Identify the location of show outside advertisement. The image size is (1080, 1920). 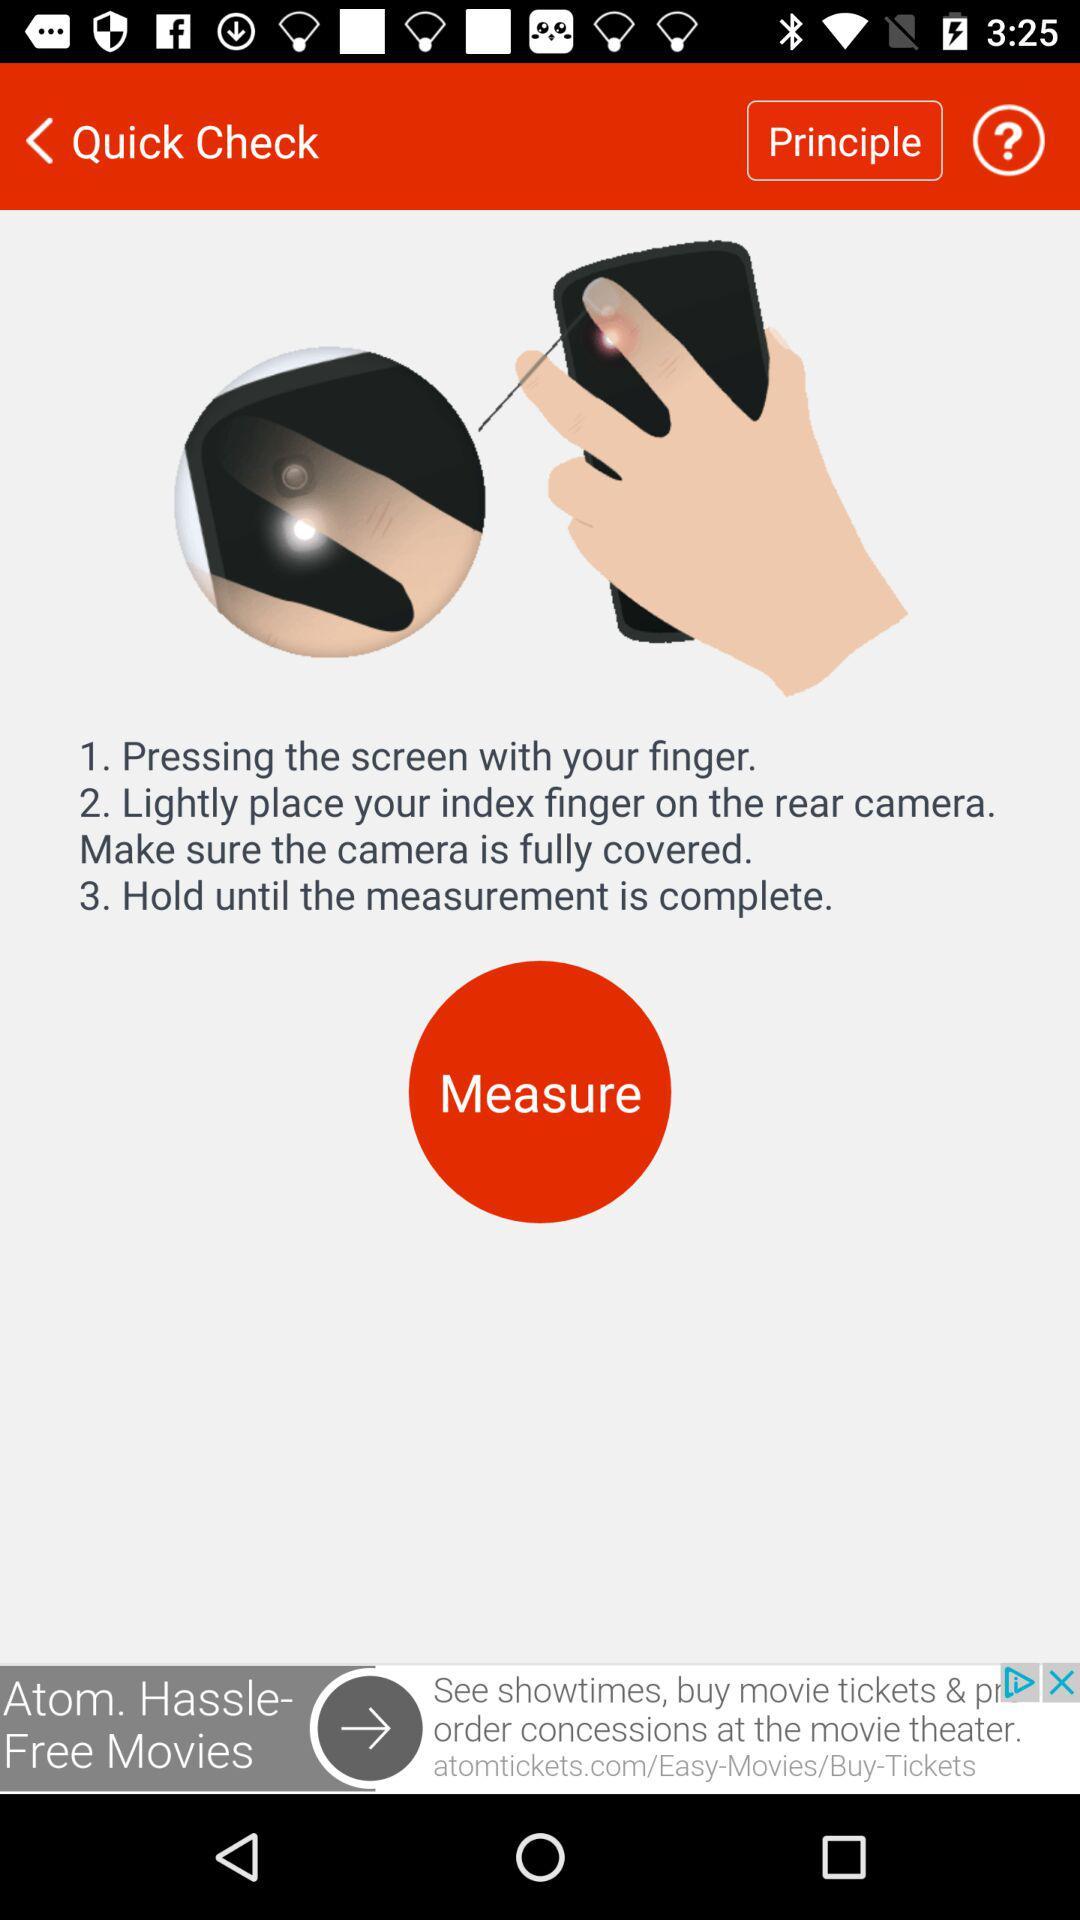
(540, 1727).